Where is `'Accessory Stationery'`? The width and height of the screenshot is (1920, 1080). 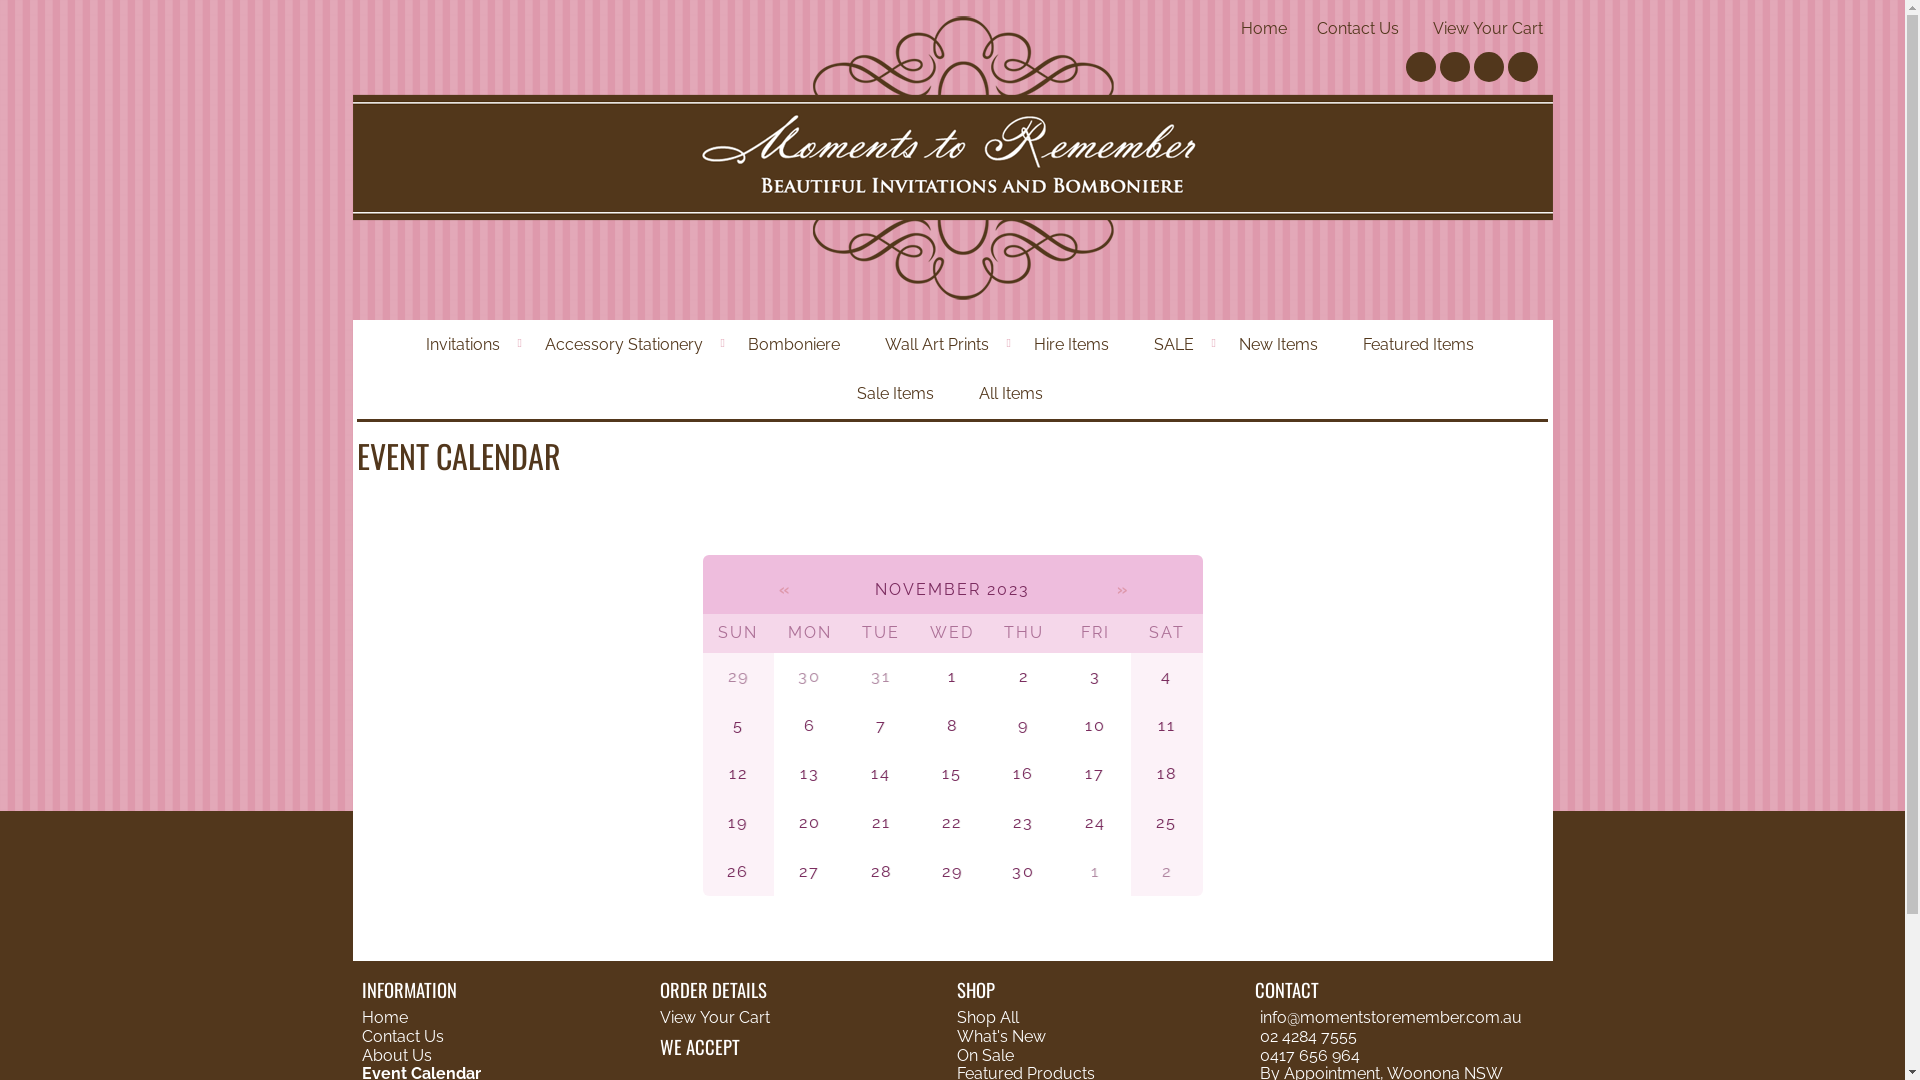
'Accessory Stationery' is located at coordinates (625, 344).